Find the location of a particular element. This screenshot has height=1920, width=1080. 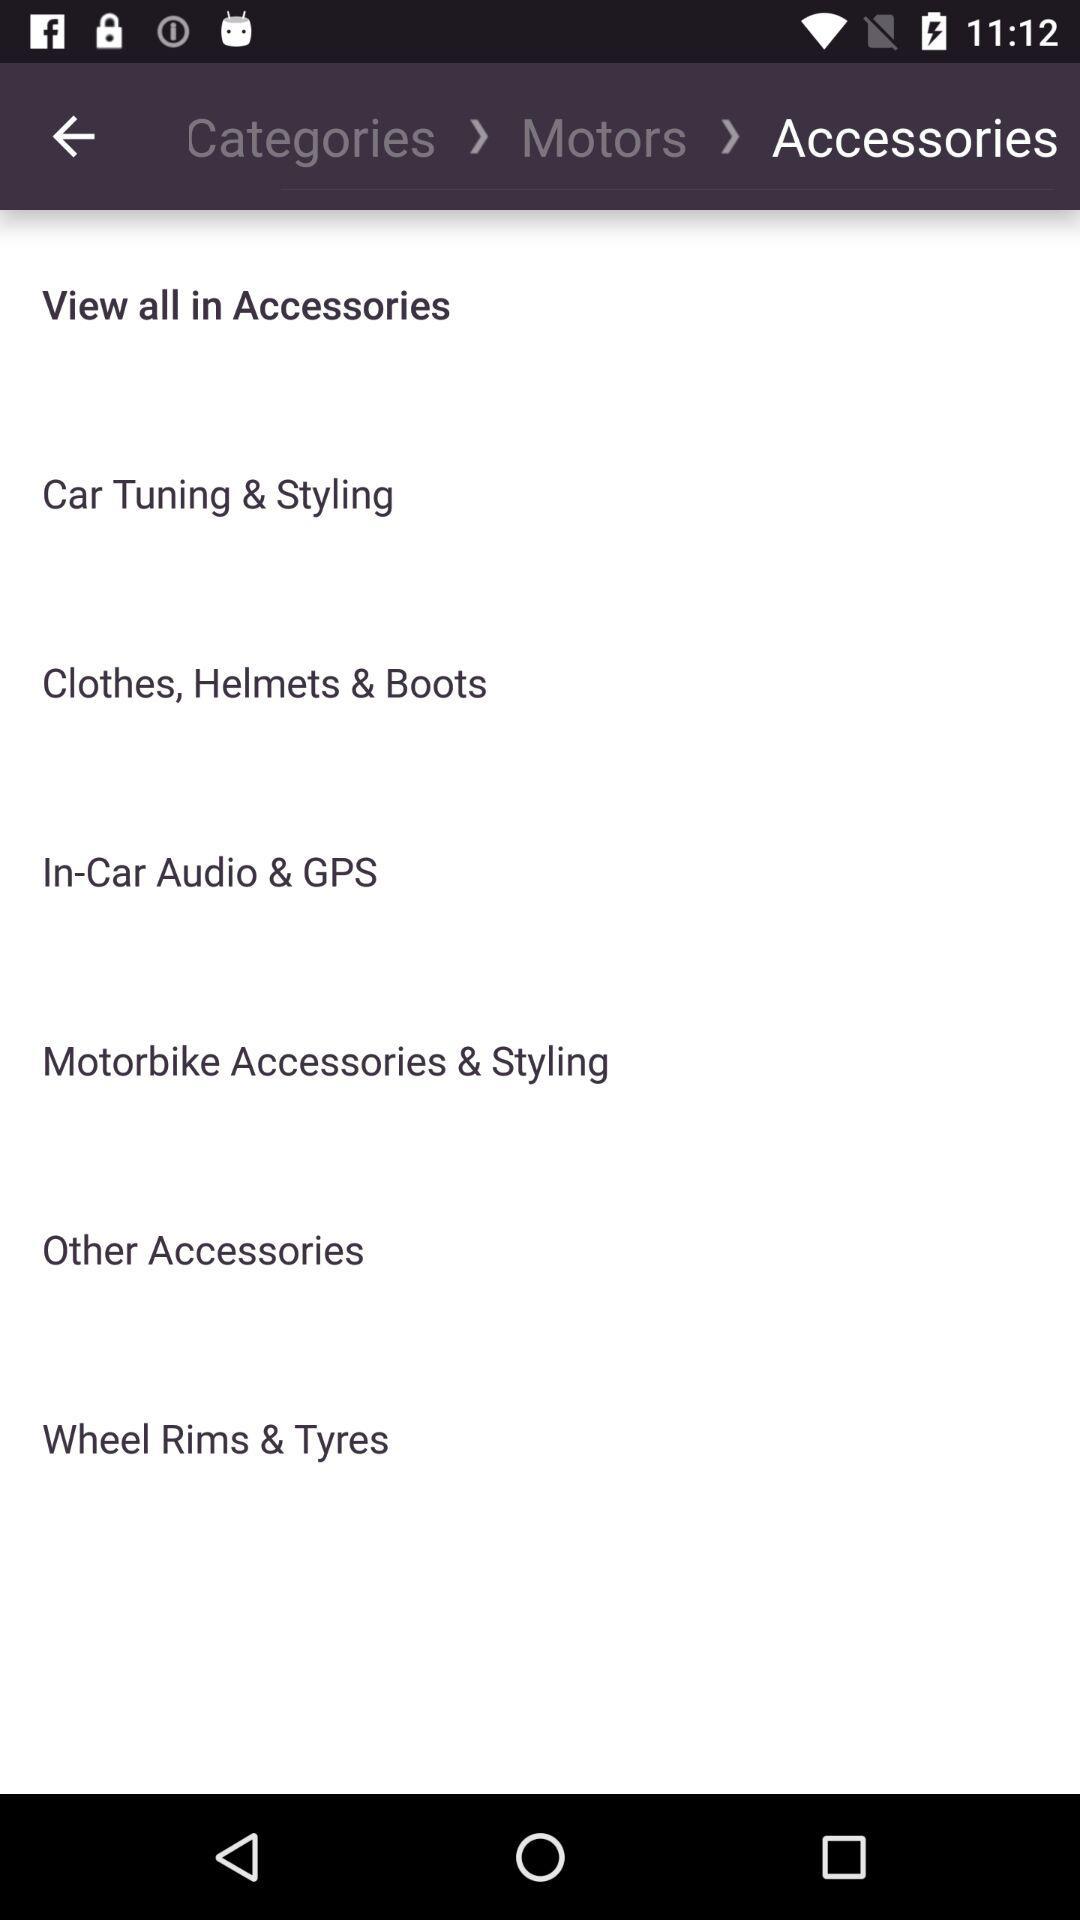

the item below the other accessories icon is located at coordinates (215, 1437).